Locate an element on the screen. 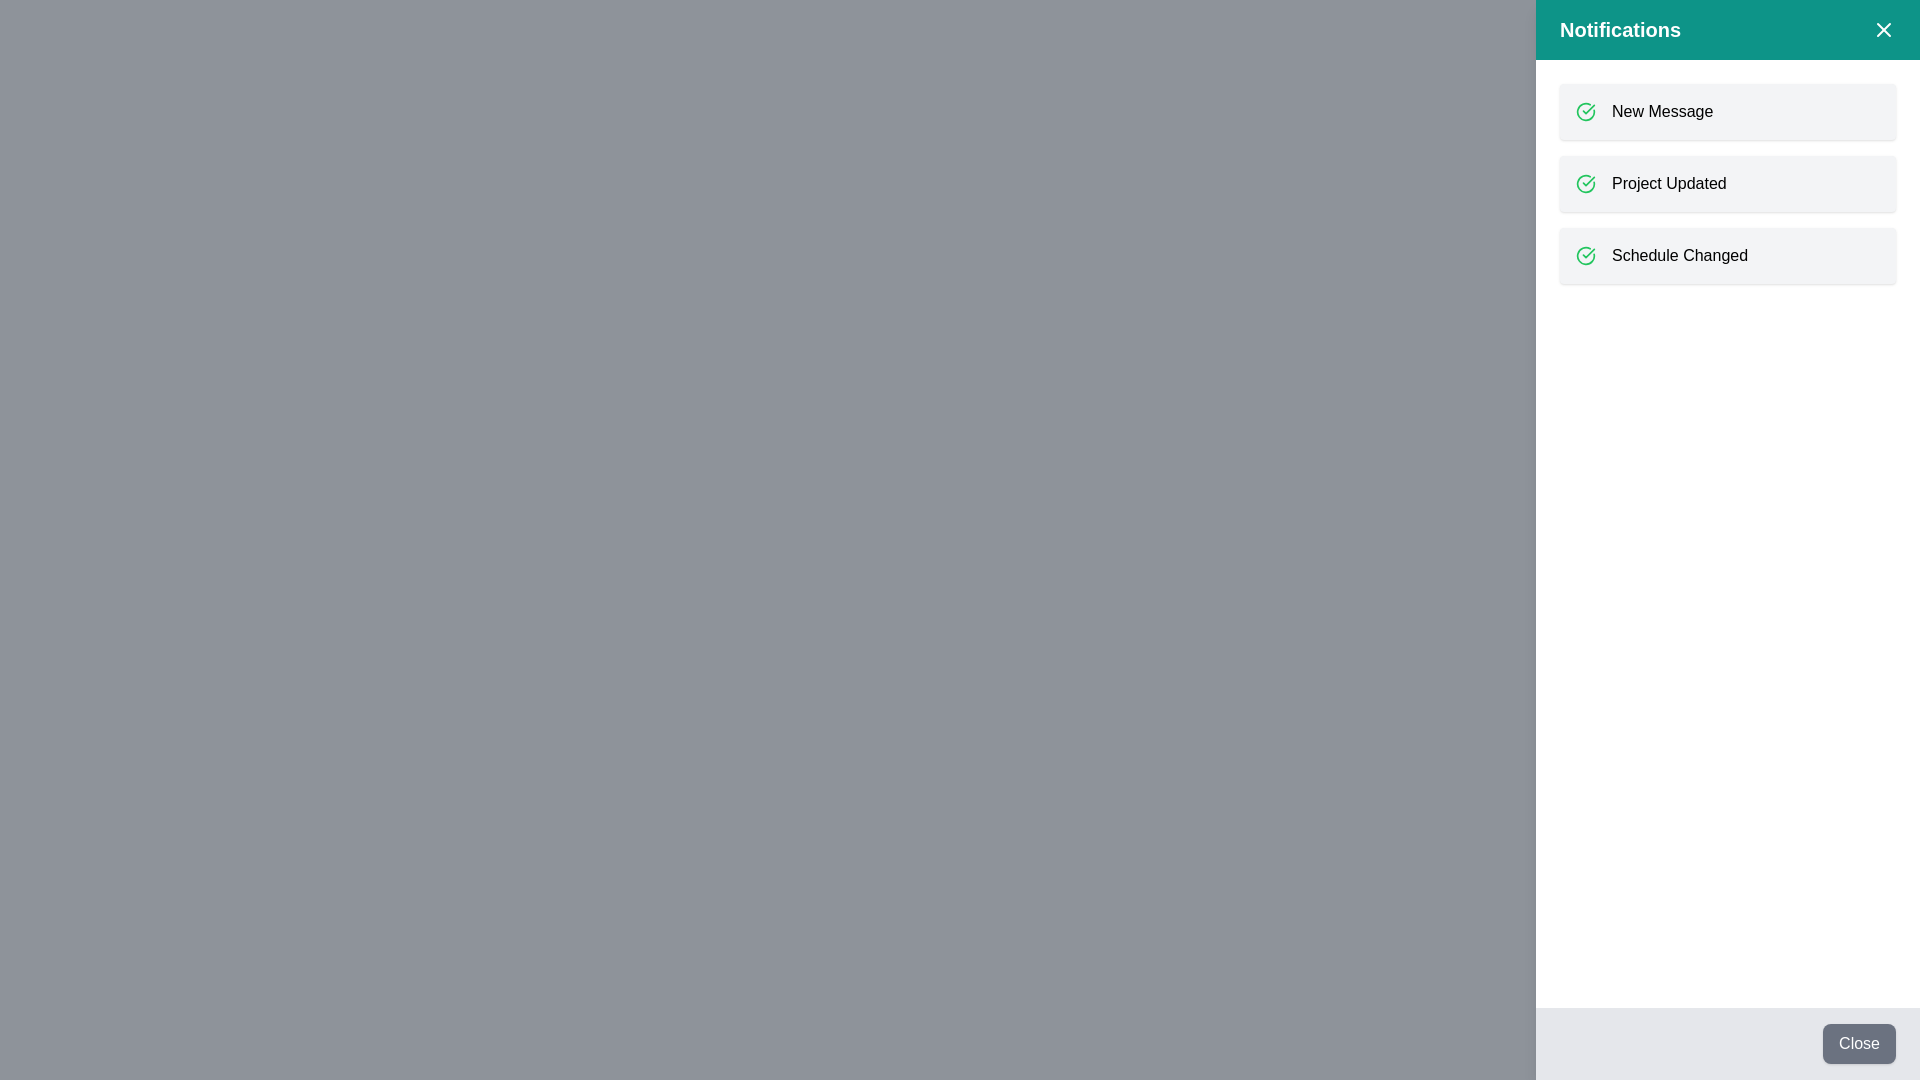  text from the third notification card in the Notifications panel, which displays 'Schedule Changed' is located at coordinates (1727, 254).